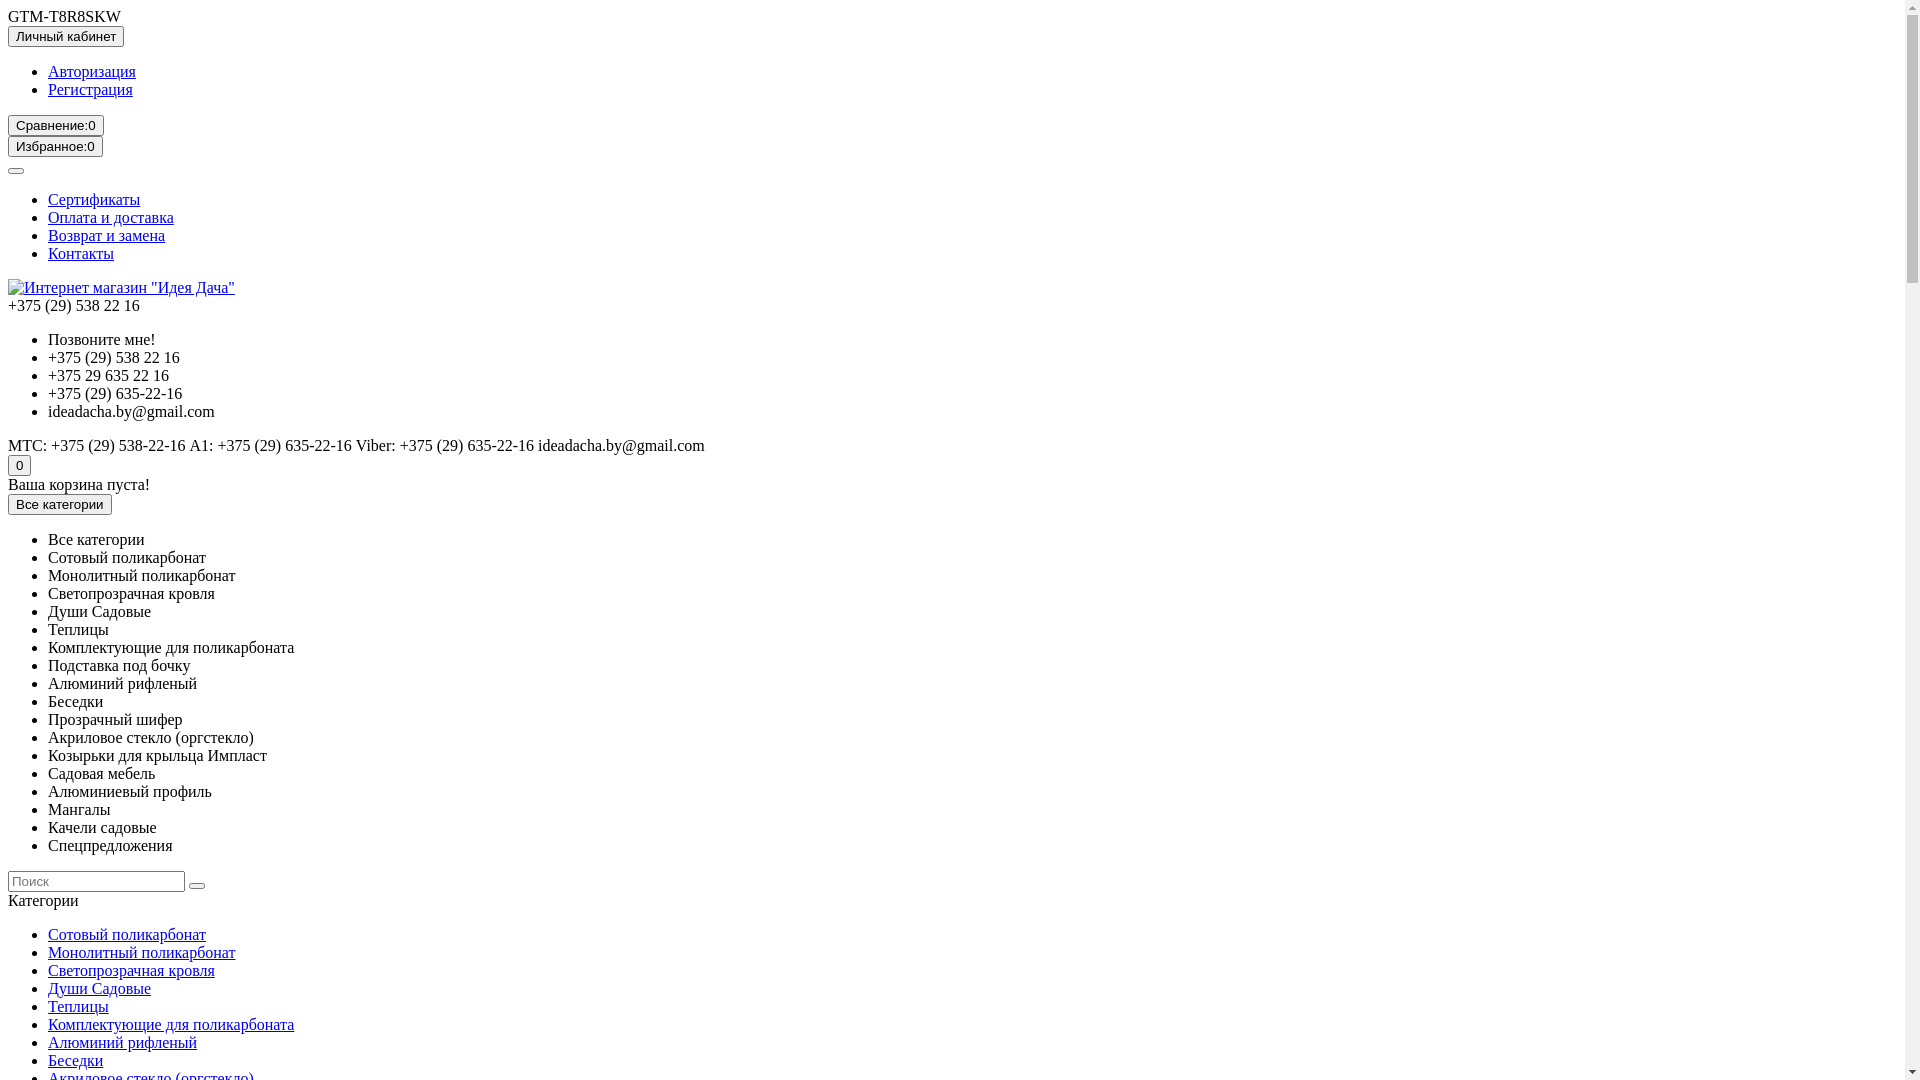 This screenshot has height=1080, width=1920. I want to click on 'ideadacha.by@gmail.com', so click(130, 410).